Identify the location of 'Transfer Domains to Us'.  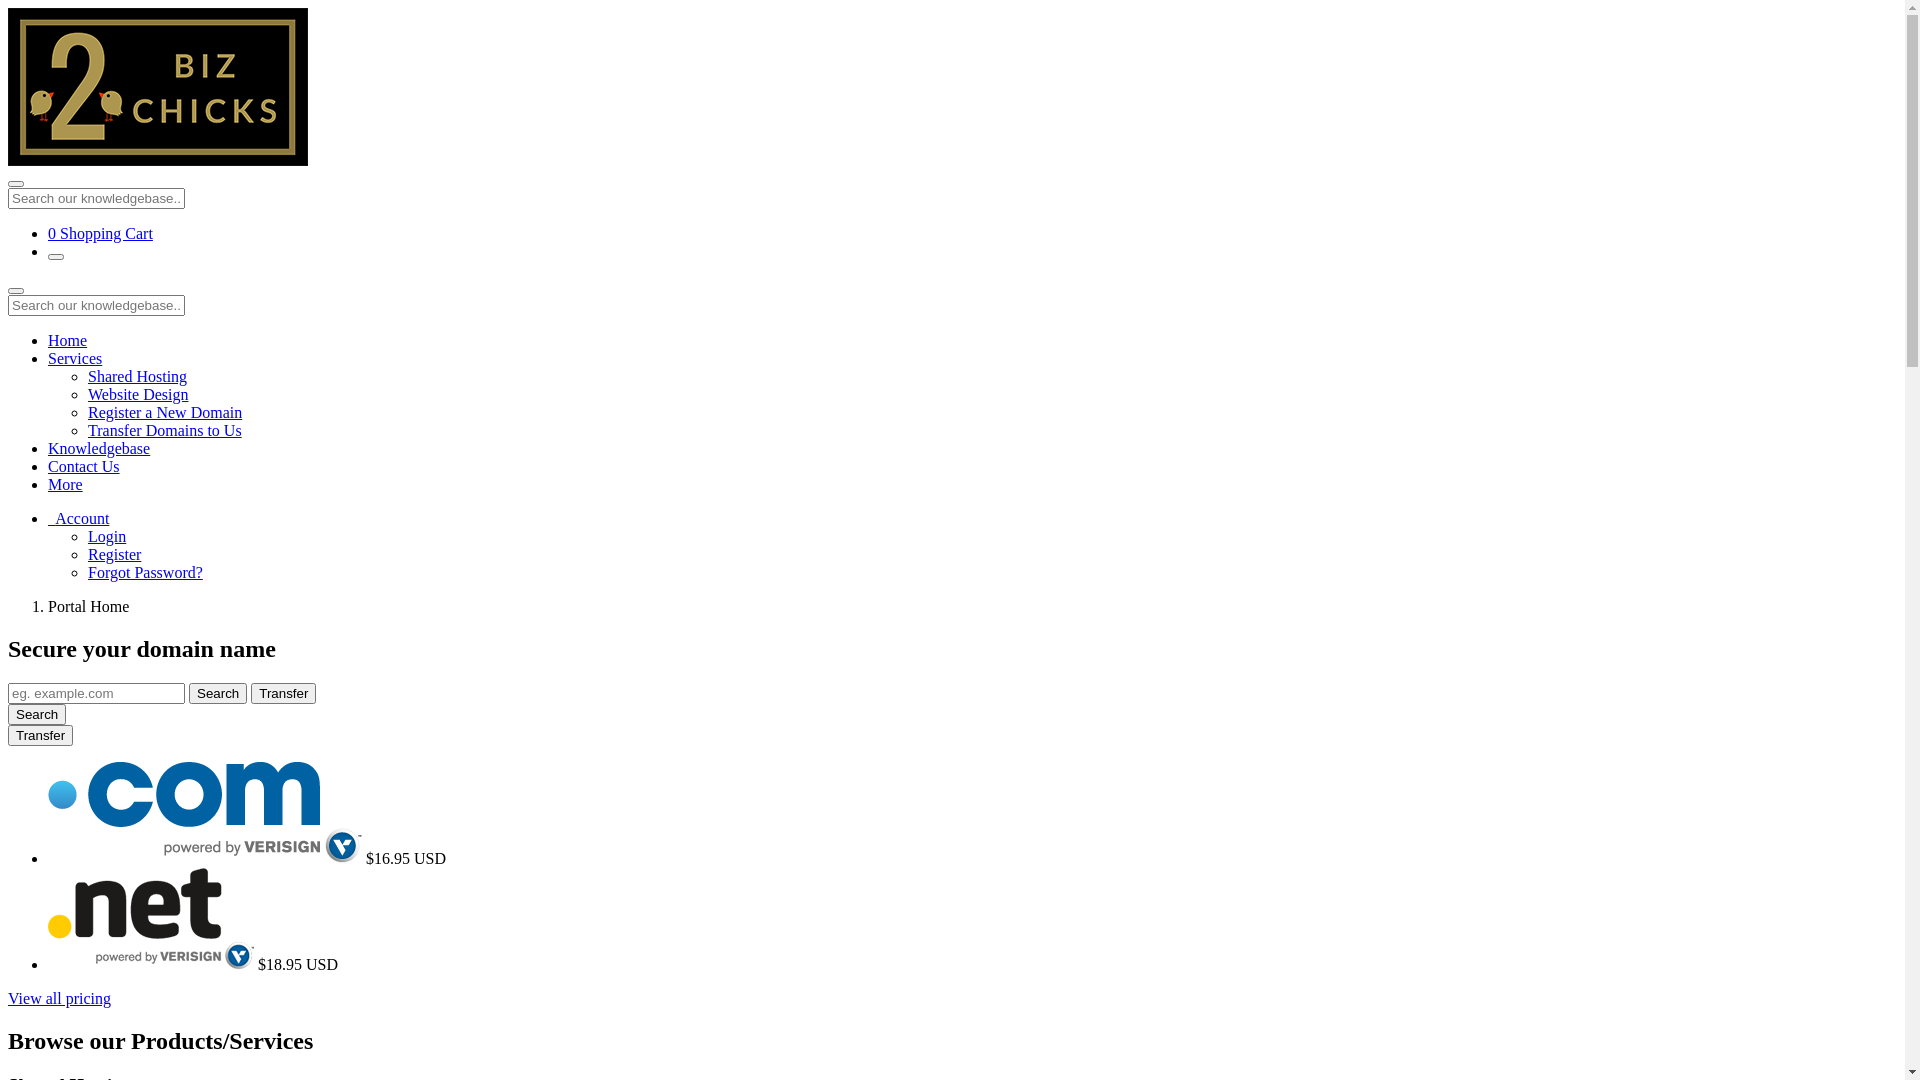
(164, 429).